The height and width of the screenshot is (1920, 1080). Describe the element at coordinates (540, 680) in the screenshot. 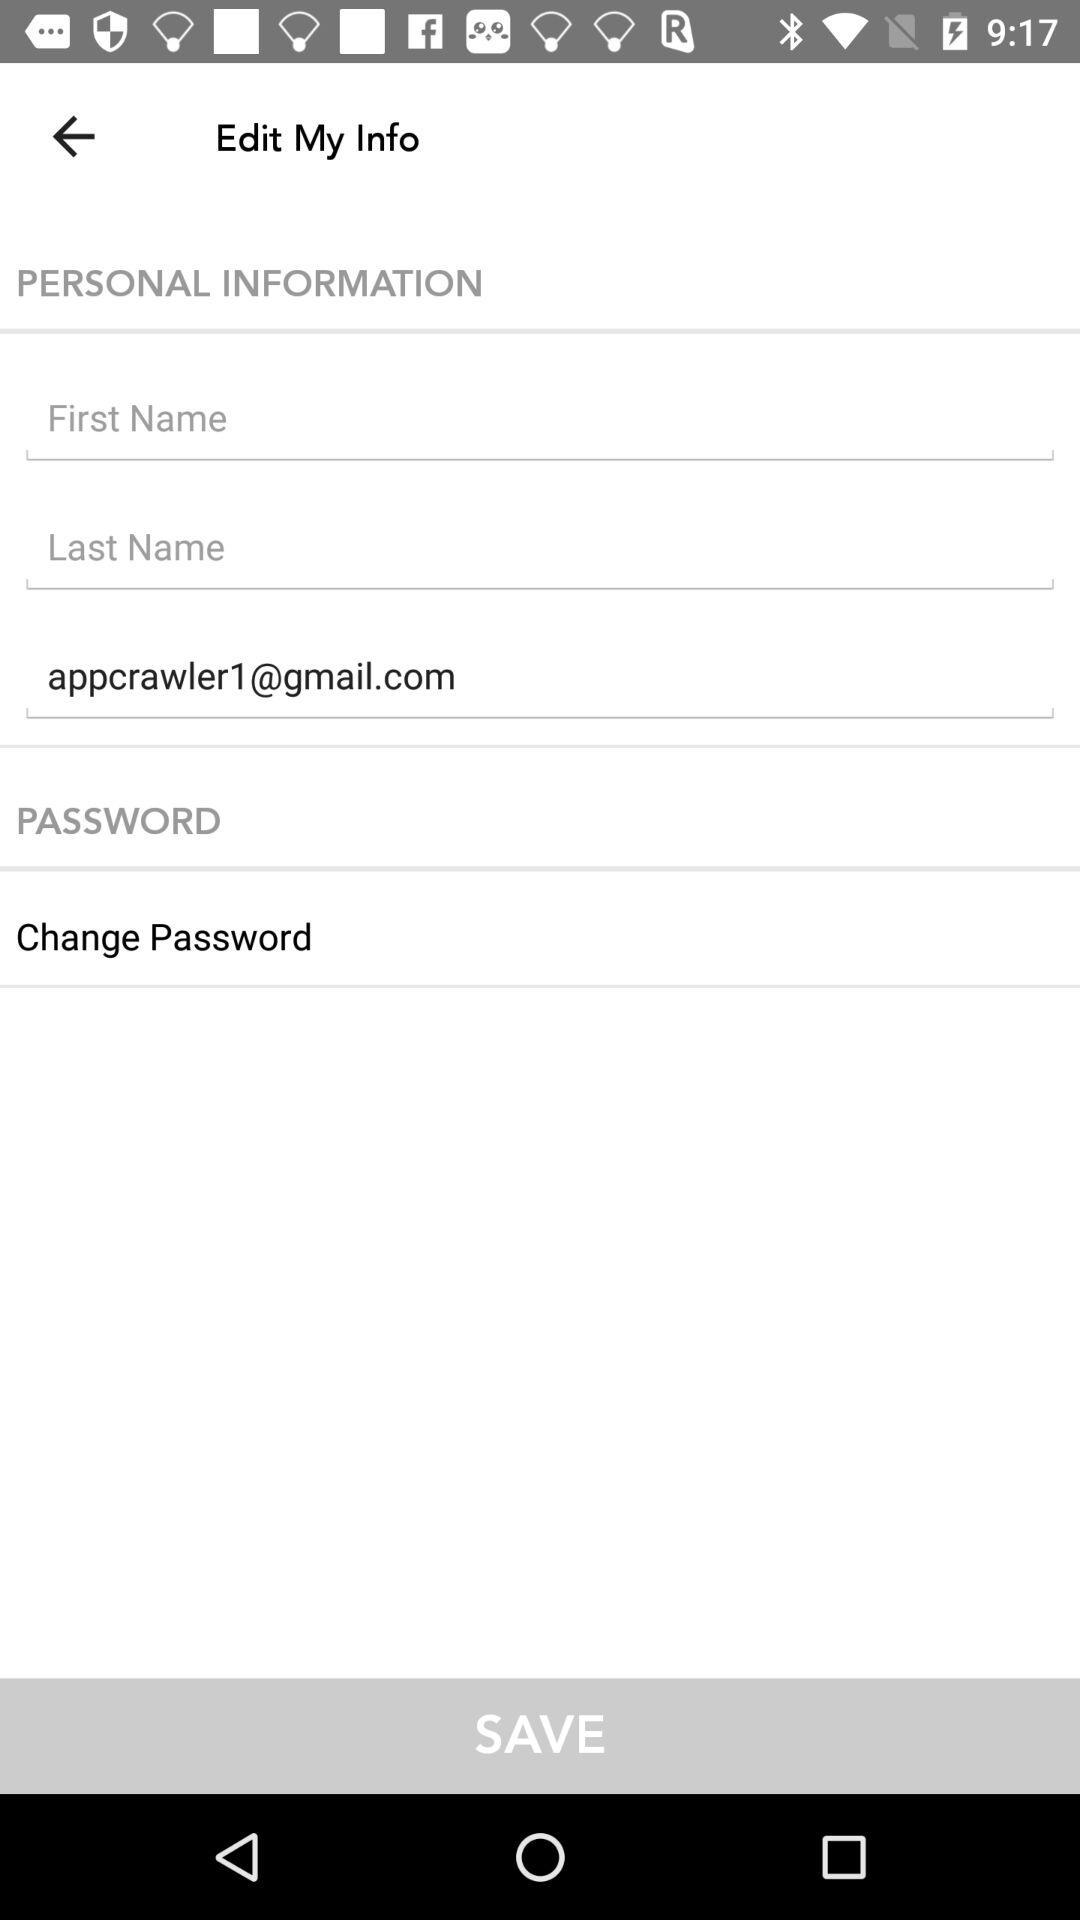

I see `appcrawler1@gmail.com item` at that location.